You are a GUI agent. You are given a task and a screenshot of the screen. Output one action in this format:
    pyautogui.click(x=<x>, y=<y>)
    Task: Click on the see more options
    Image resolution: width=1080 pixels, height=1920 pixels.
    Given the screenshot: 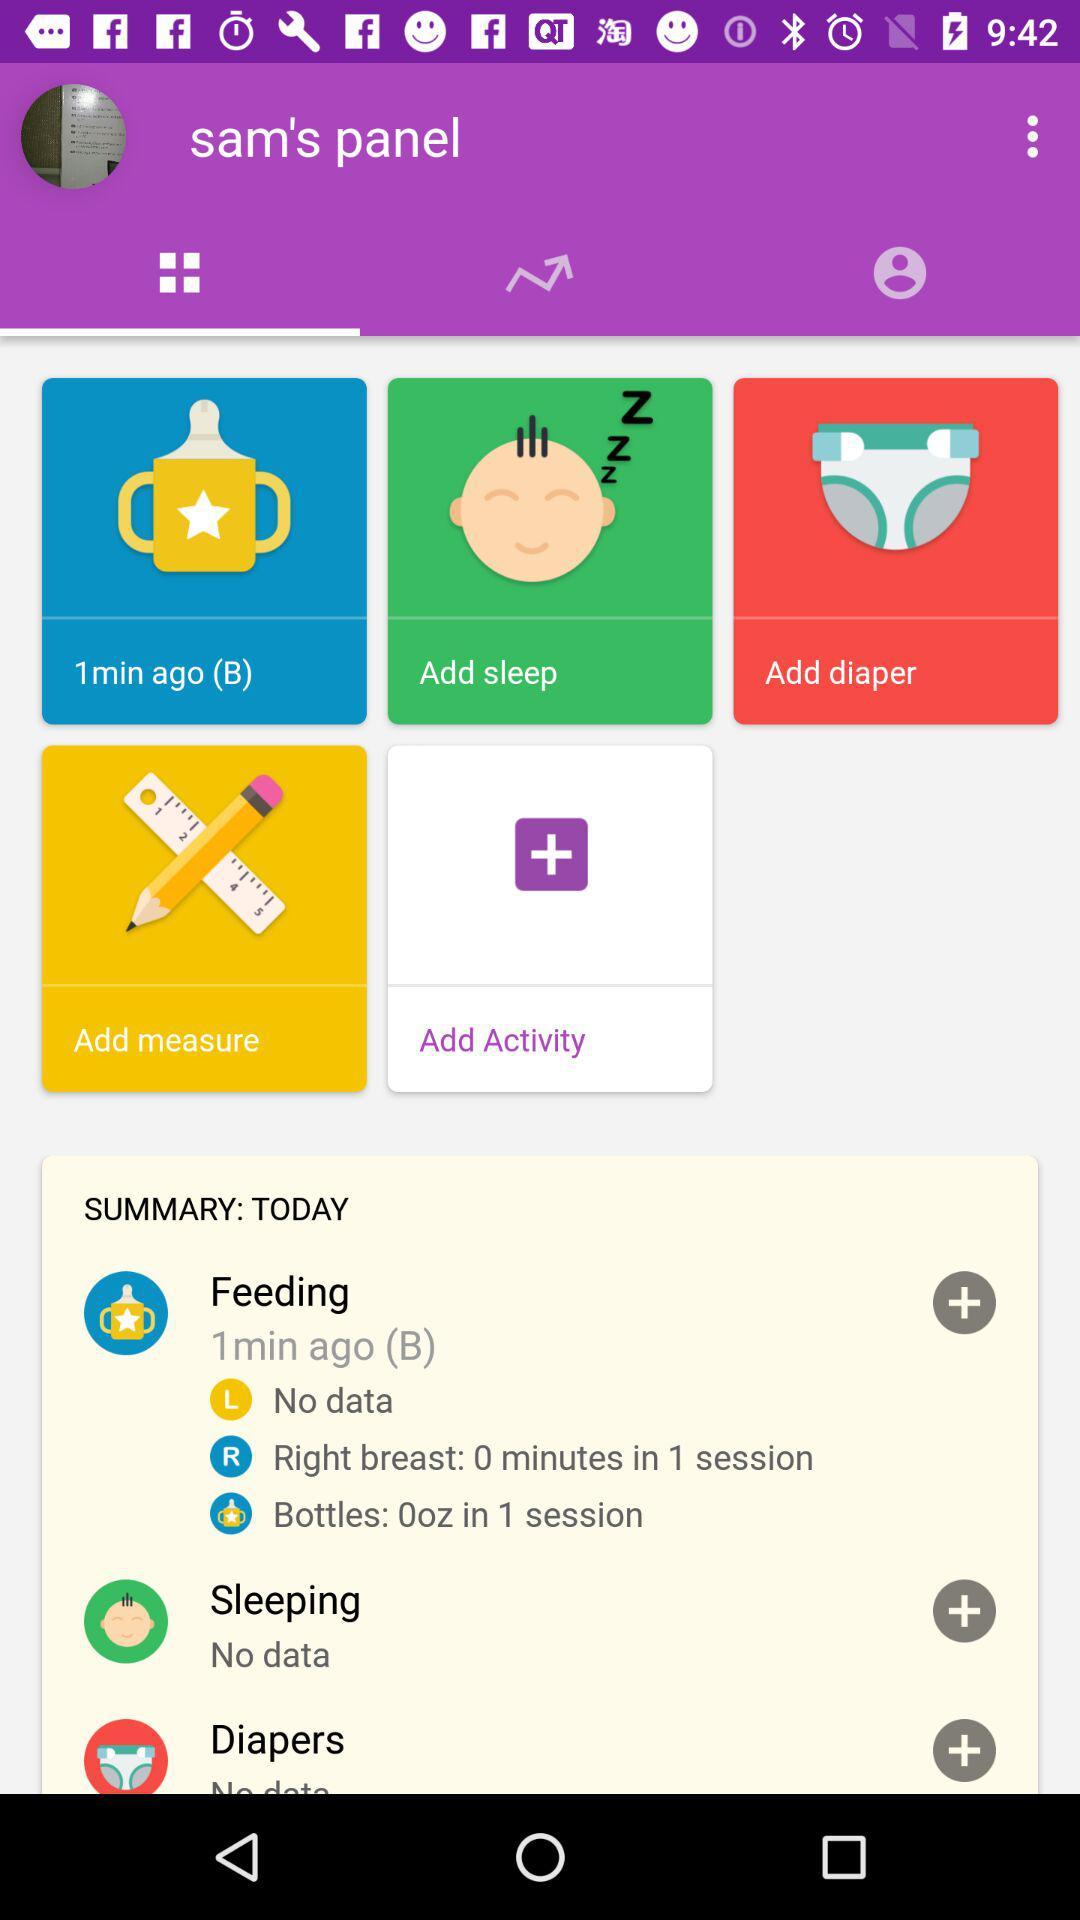 What is the action you would take?
    pyautogui.click(x=1011, y=135)
    